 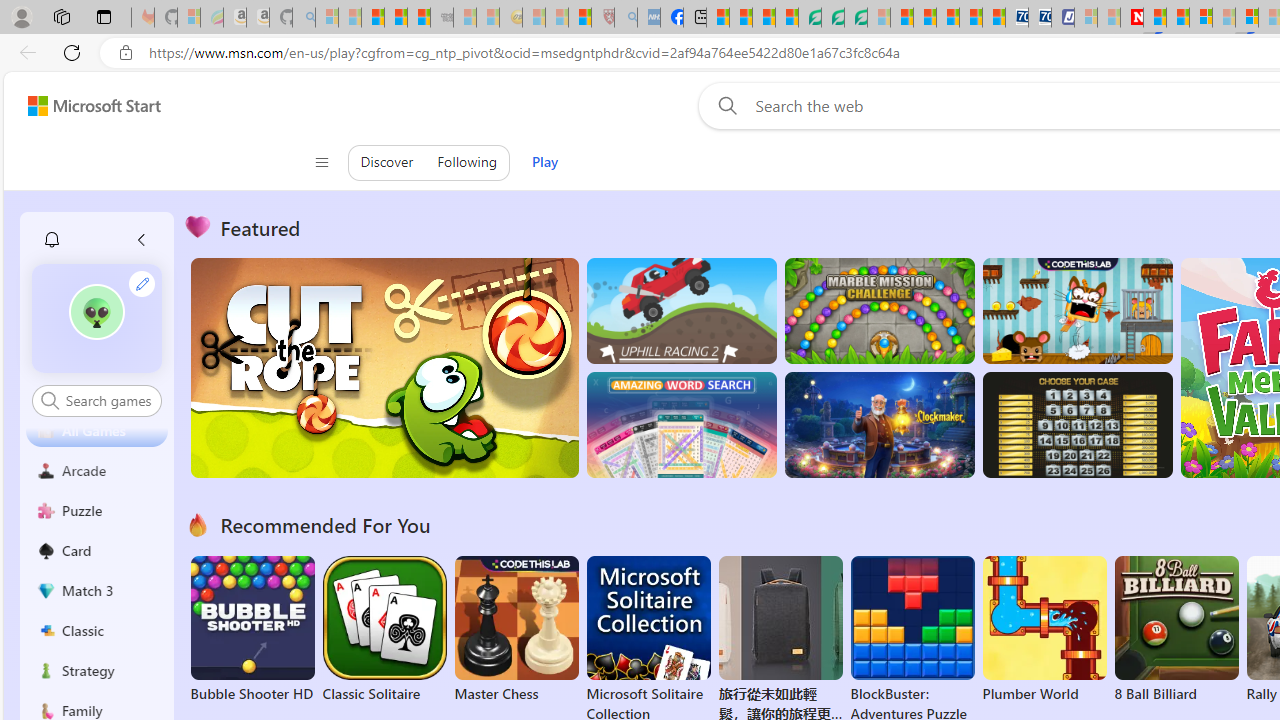 What do you see at coordinates (1176, 630) in the screenshot?
I see `'8 Ball Billiard'` at bounding box center [1176, 630].